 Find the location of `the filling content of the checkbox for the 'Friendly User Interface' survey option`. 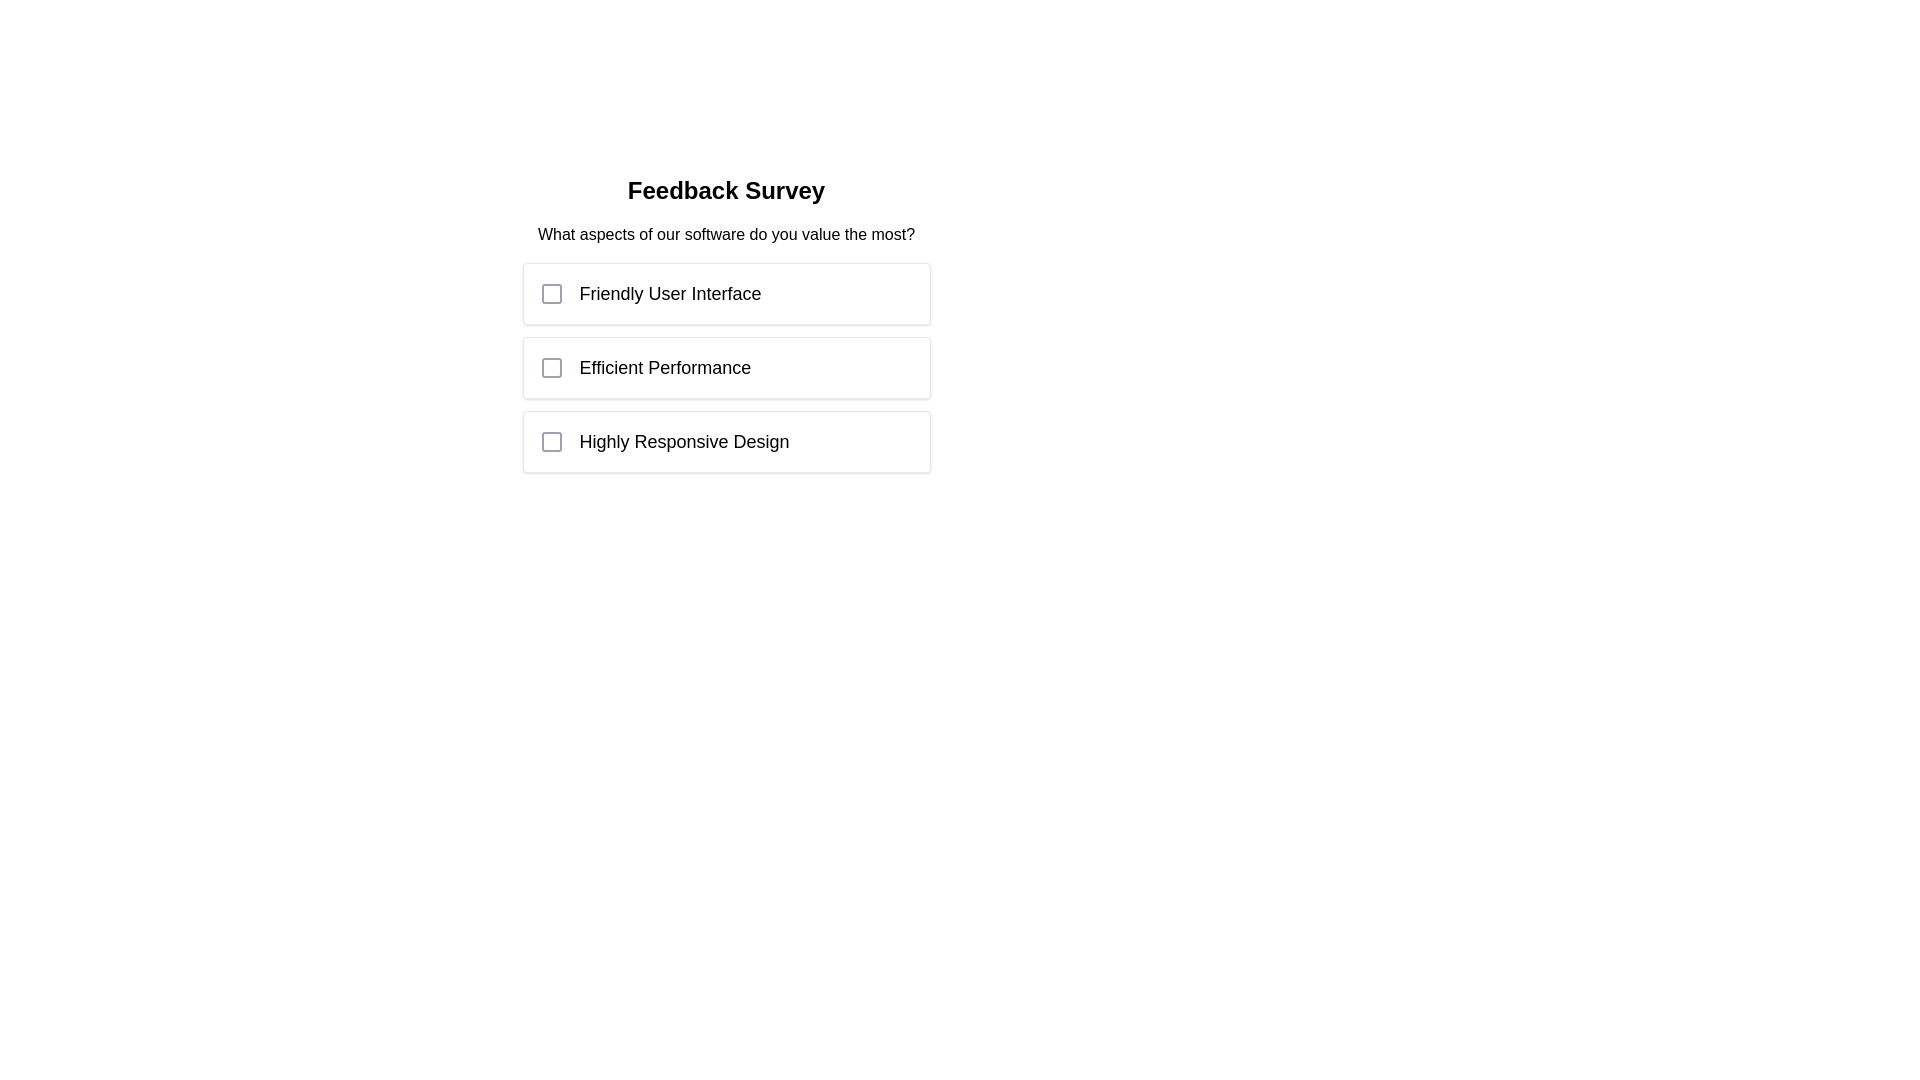

the filling content of the checkbox for the 'Friendly User Interface' survey option is located at coordinates (551, 293).